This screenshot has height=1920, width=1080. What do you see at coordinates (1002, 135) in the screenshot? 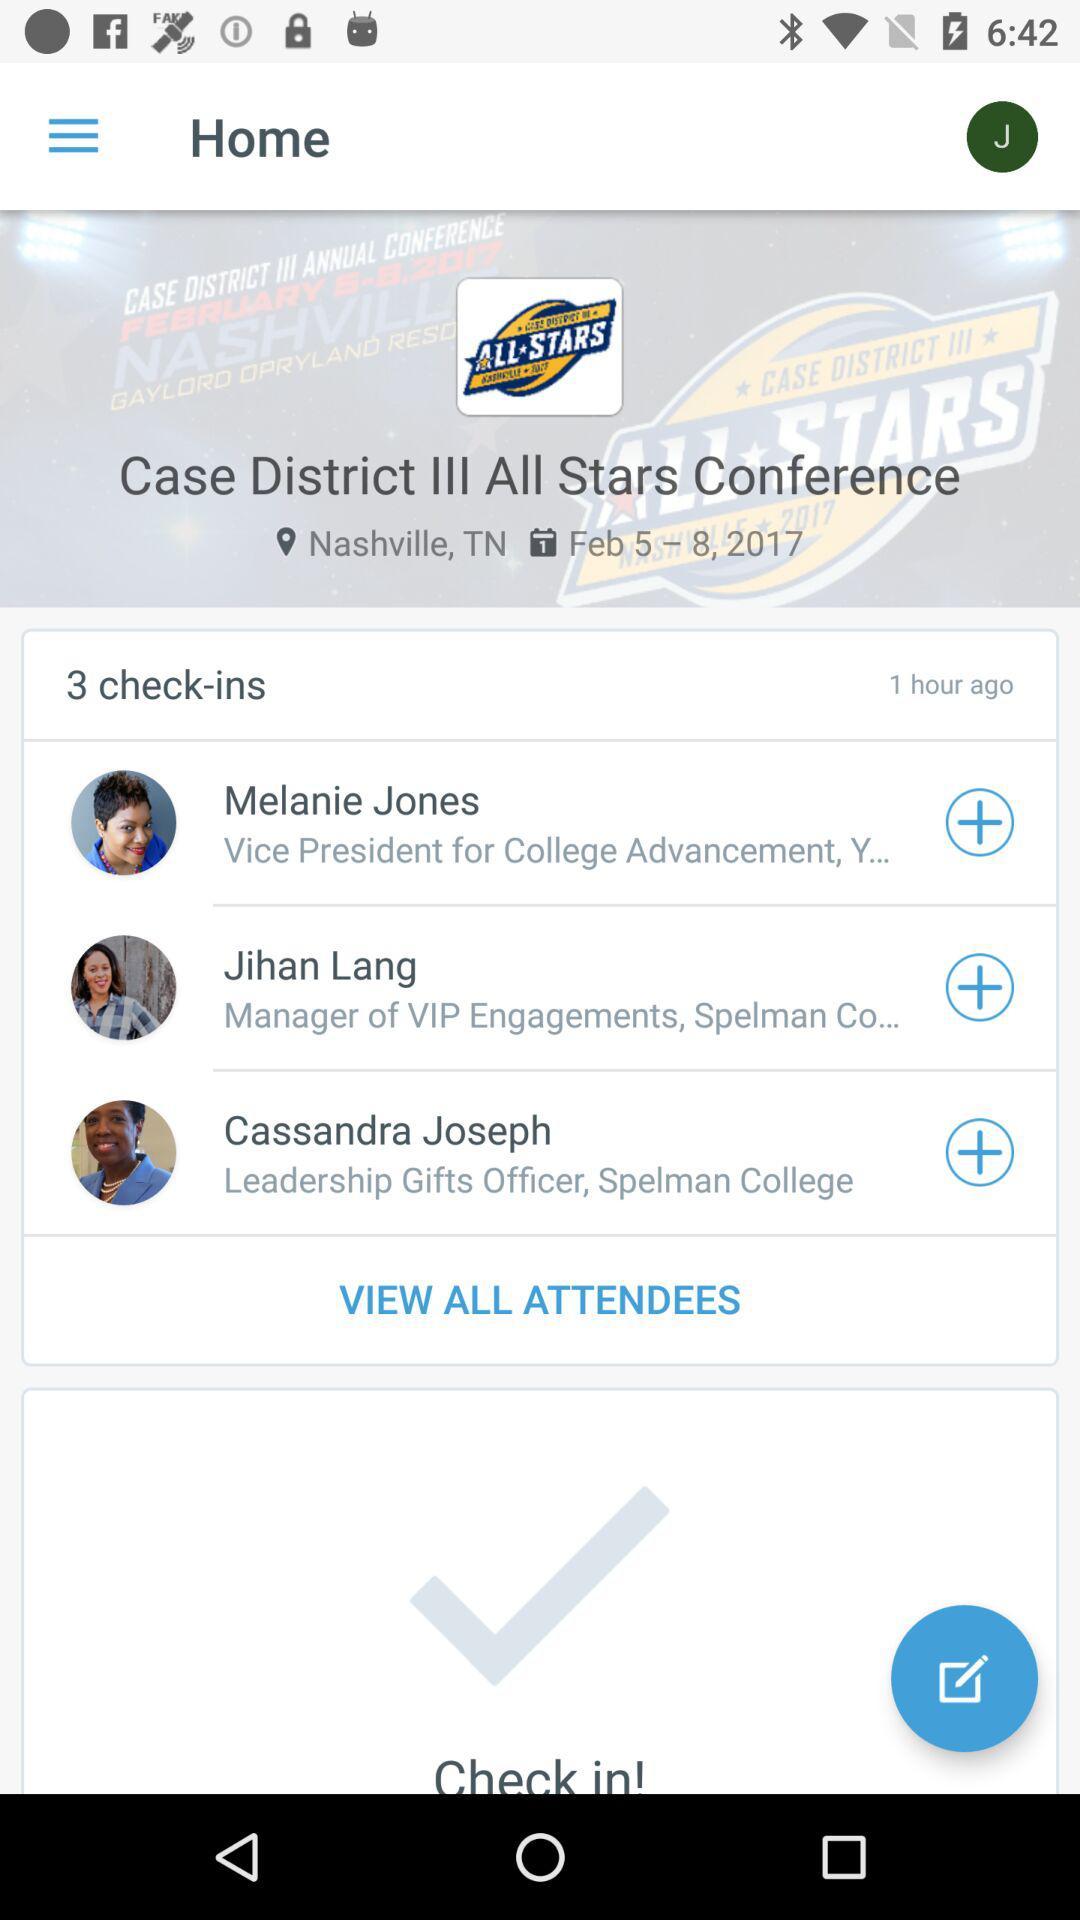
I see `item at the top right corner` at bounding box center [1002, 135].